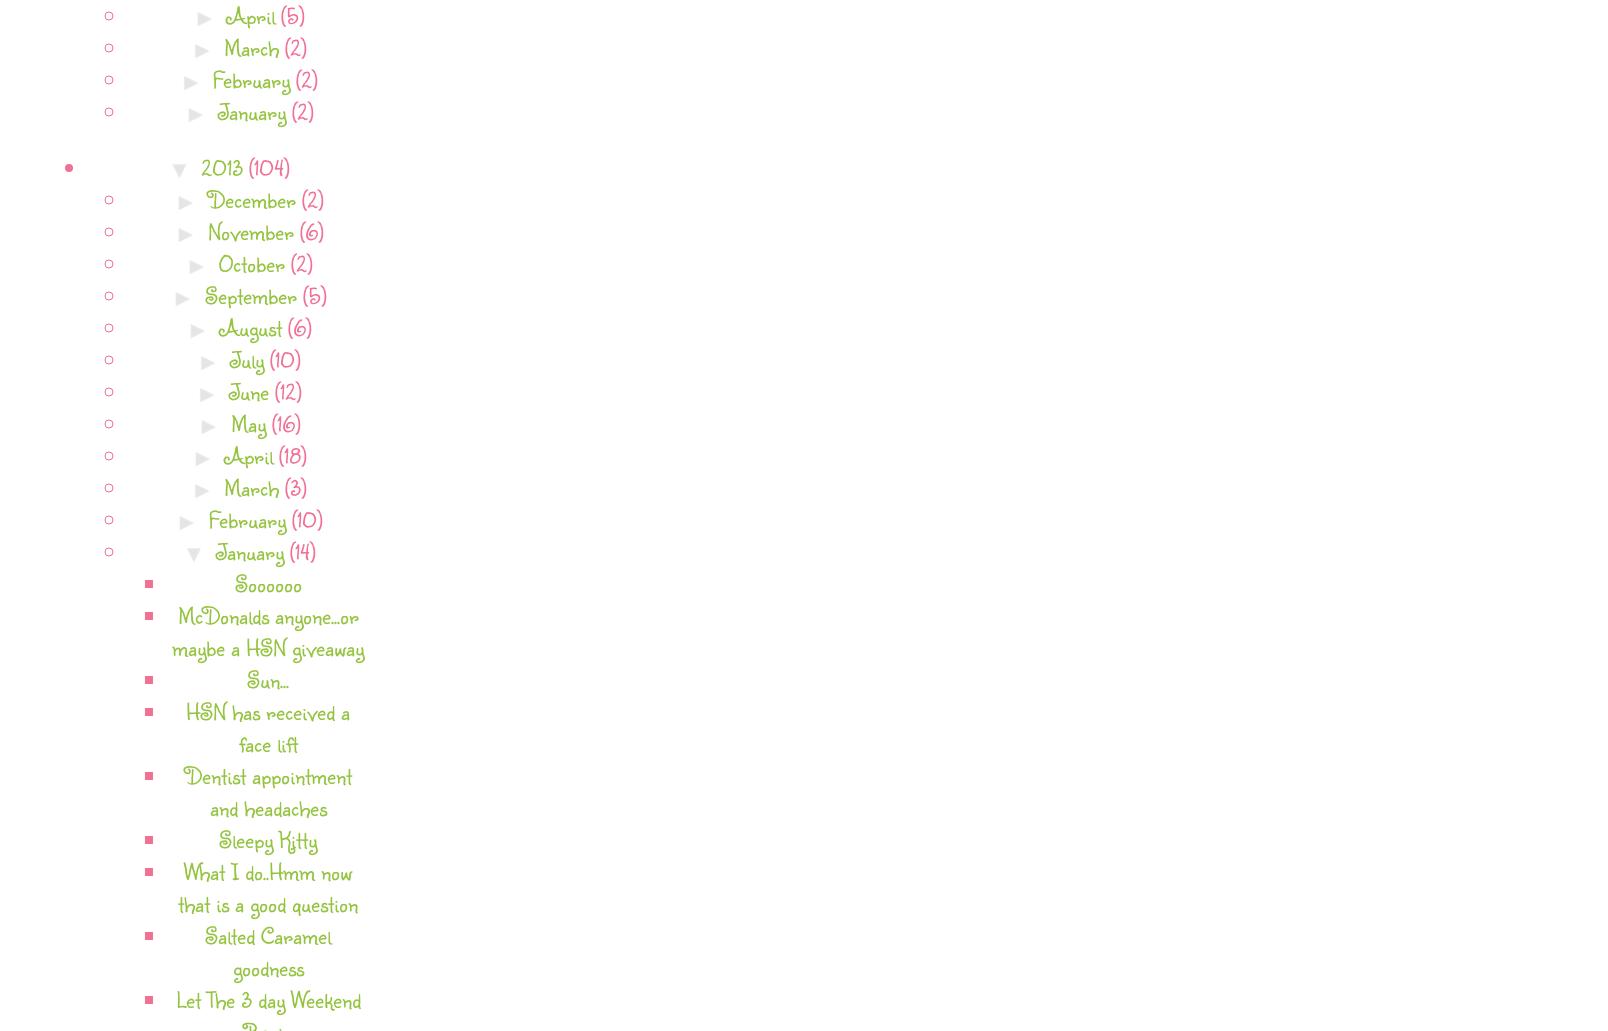 The height and width of the screenshot is (1031, 1608). I want to click on '(14)', so click(300, 549).